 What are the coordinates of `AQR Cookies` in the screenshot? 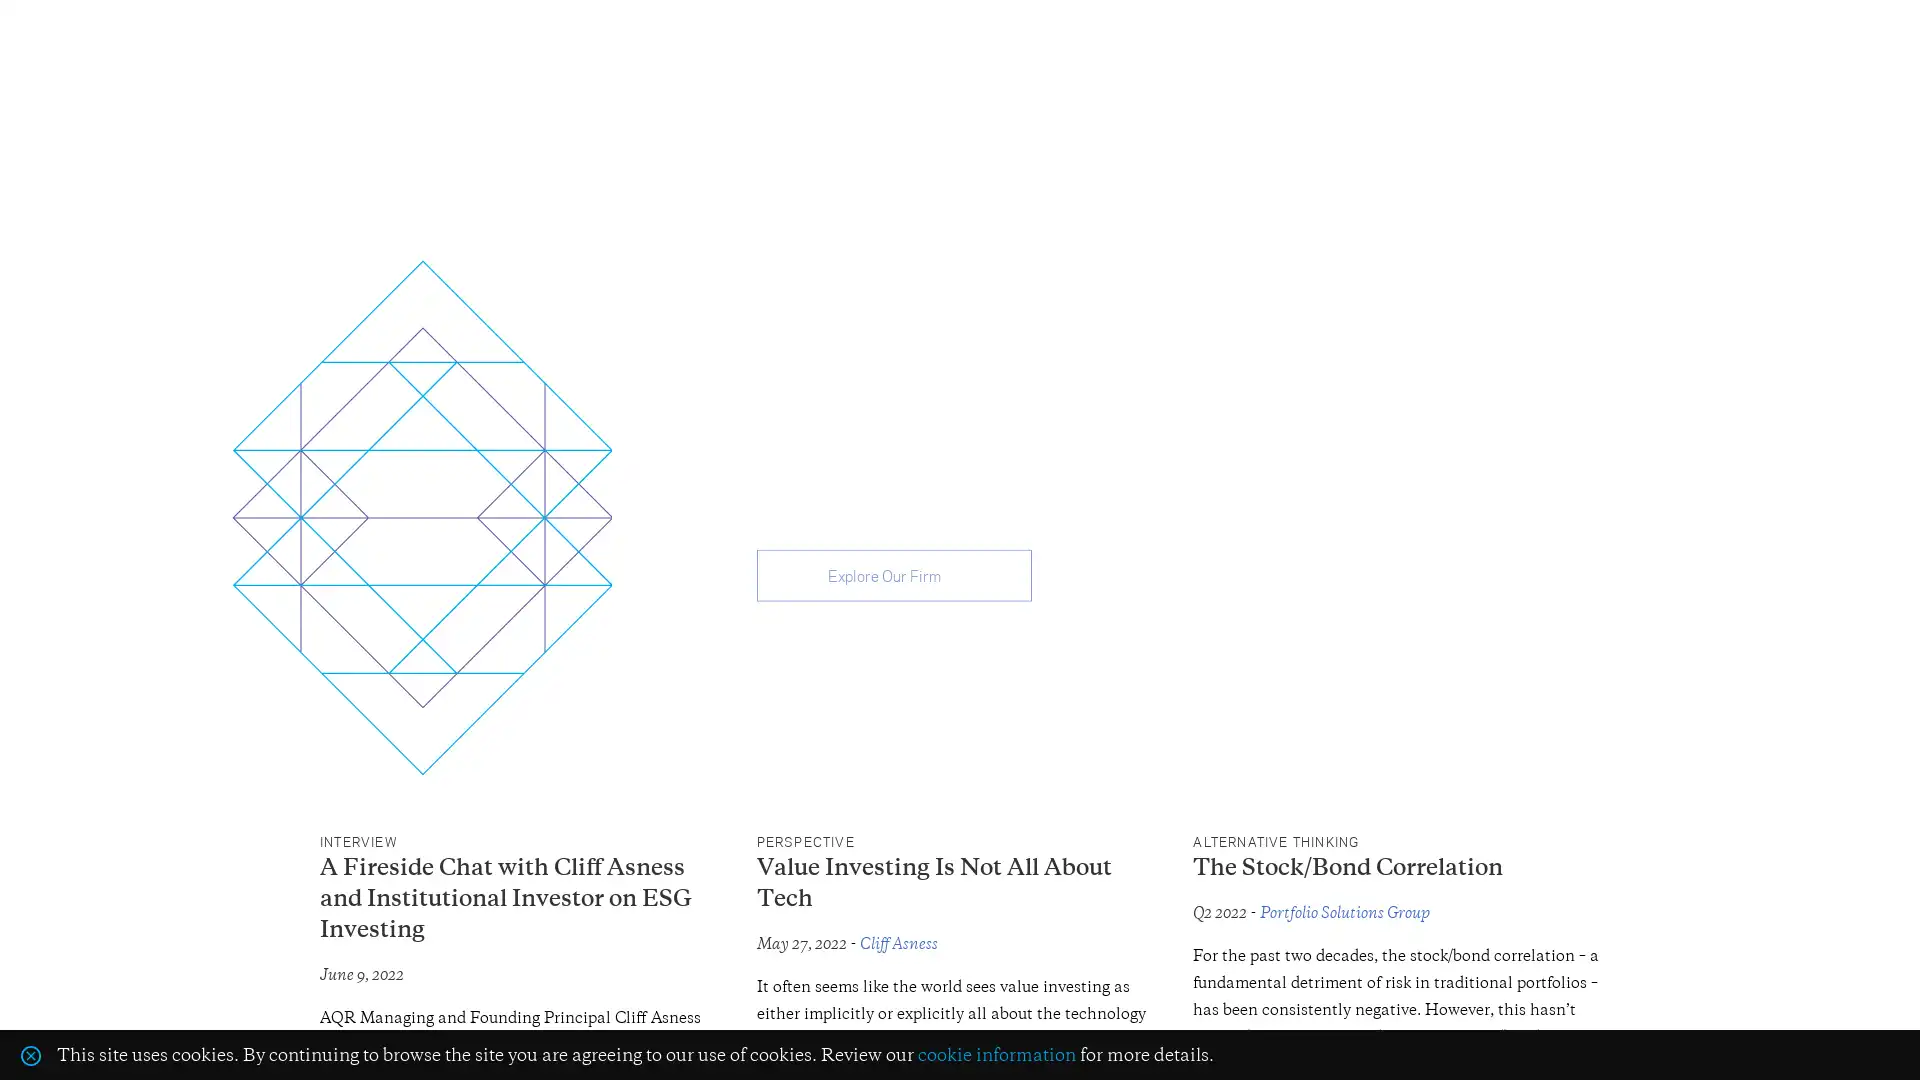 It's located at (30, 1053).